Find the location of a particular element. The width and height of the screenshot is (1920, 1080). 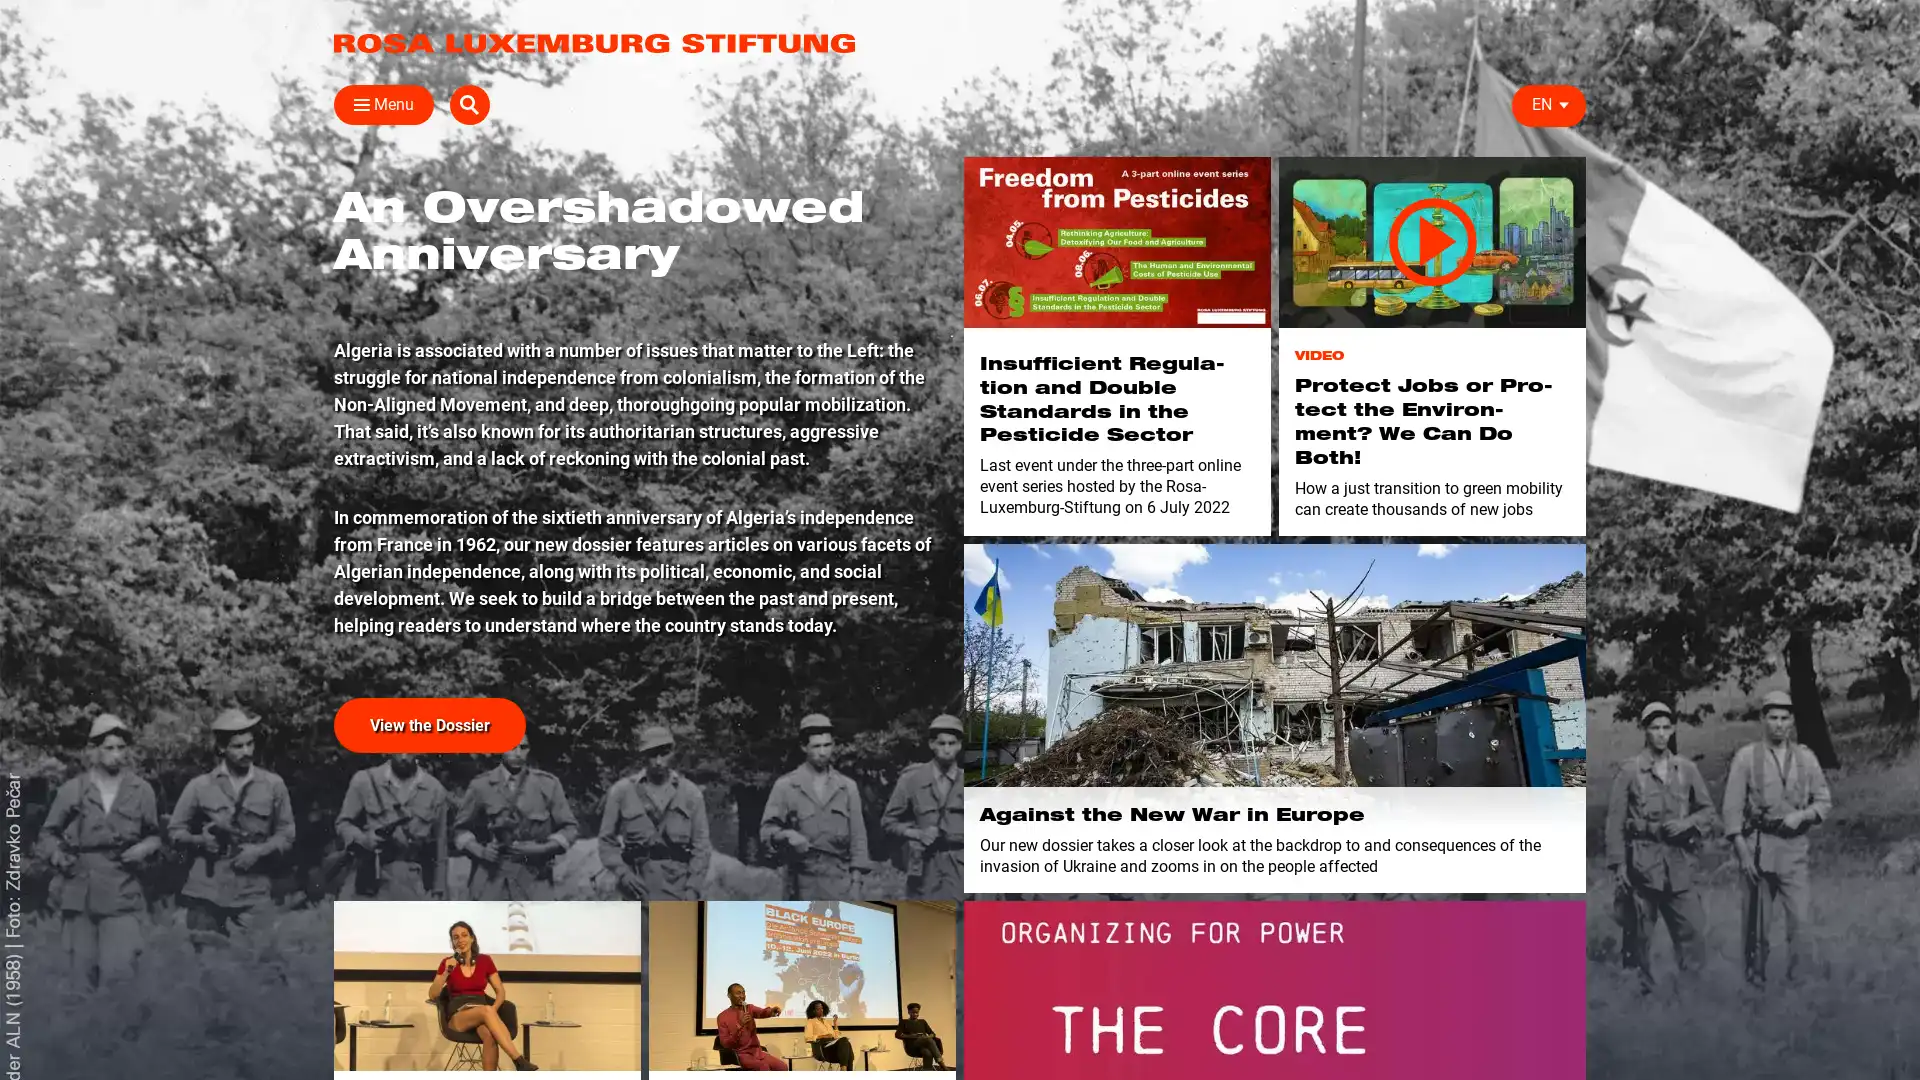

Show more / less is located at coordinates (637, 330).